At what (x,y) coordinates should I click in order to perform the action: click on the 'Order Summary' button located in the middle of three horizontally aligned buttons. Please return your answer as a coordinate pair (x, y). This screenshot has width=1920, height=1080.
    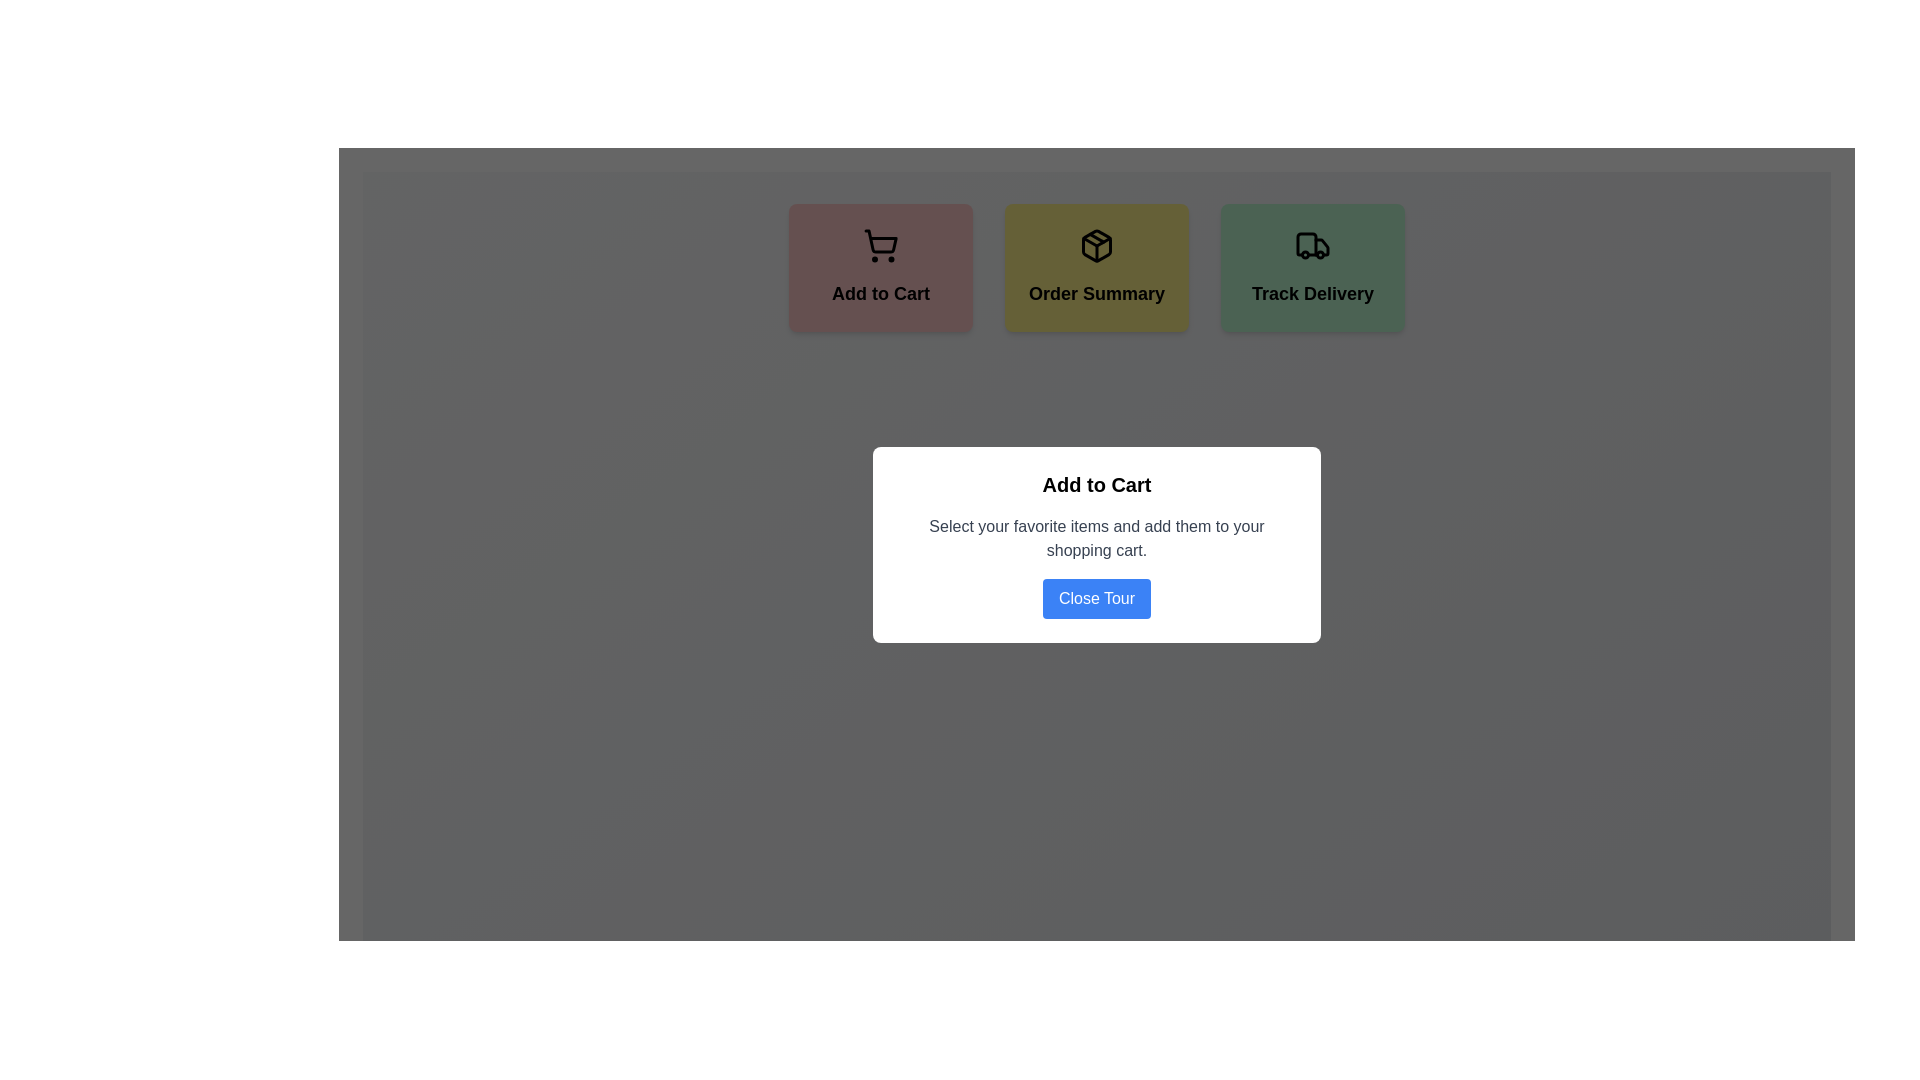
    Looking at the image, I should click on (1096, 266).